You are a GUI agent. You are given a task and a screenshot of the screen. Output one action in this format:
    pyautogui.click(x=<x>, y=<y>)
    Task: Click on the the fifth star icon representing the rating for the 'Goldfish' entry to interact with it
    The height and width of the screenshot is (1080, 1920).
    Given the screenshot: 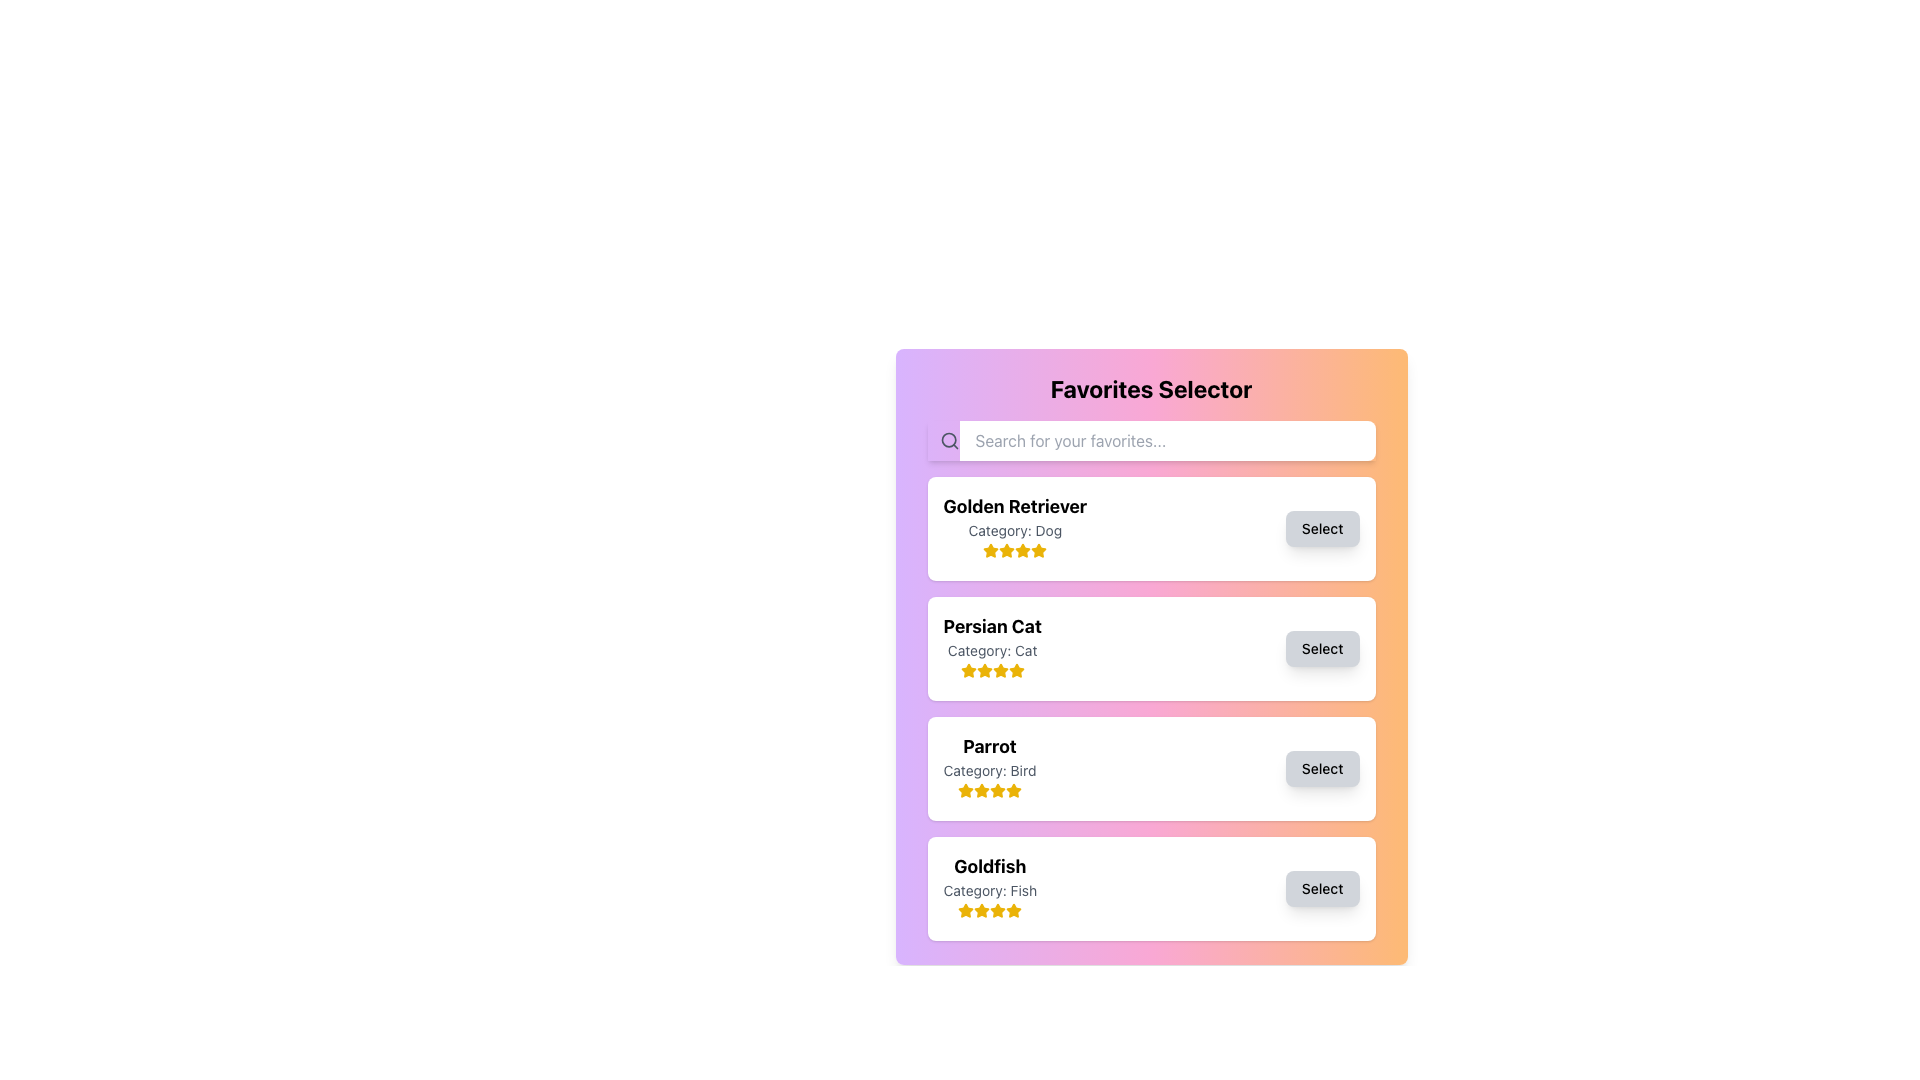 What is the action you would take?
    pyautogui.click(x=1014, y=910)
    